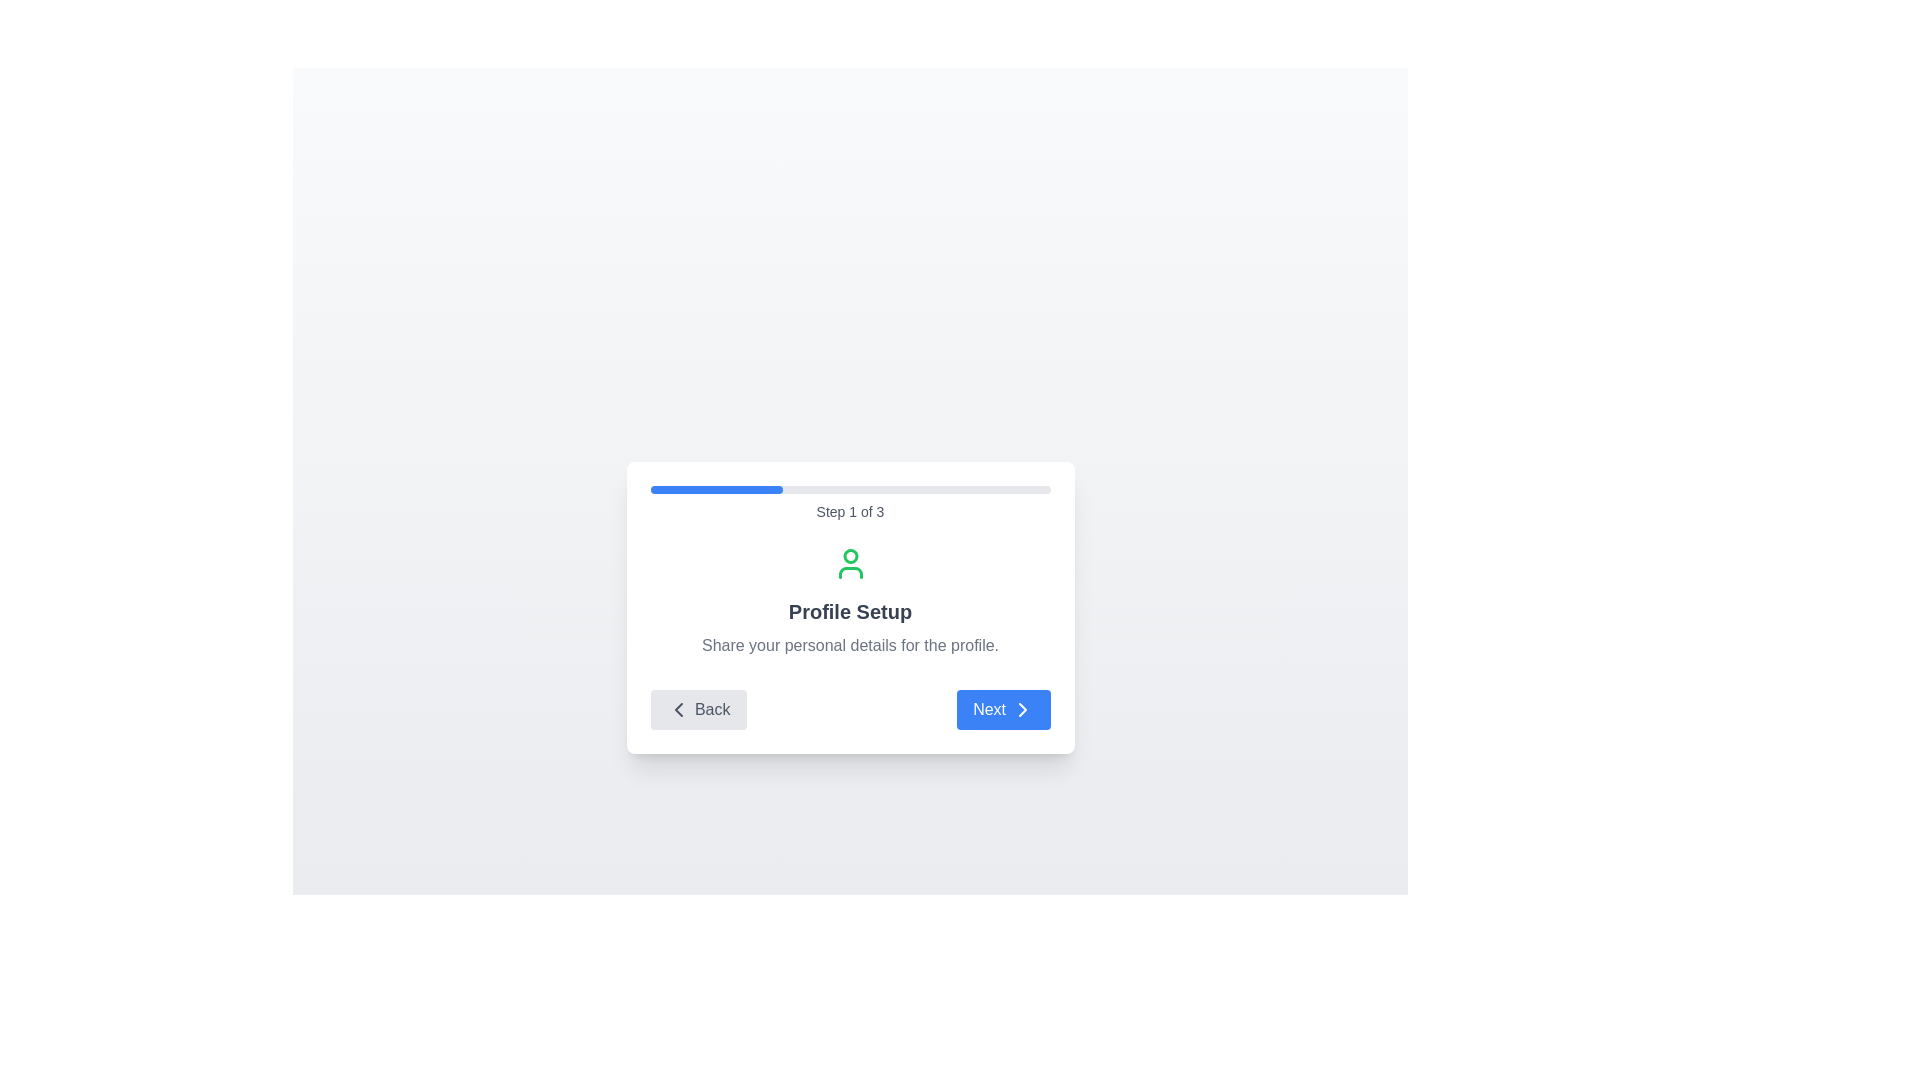 The width and height of the screenshot is (1920, 1080). What do you see at coordinates (678, 709) in the screenshot?
I see `the arrow icon within the 'Back' button located at the bottom-left corner of the card` at bounding box center [678, 709].